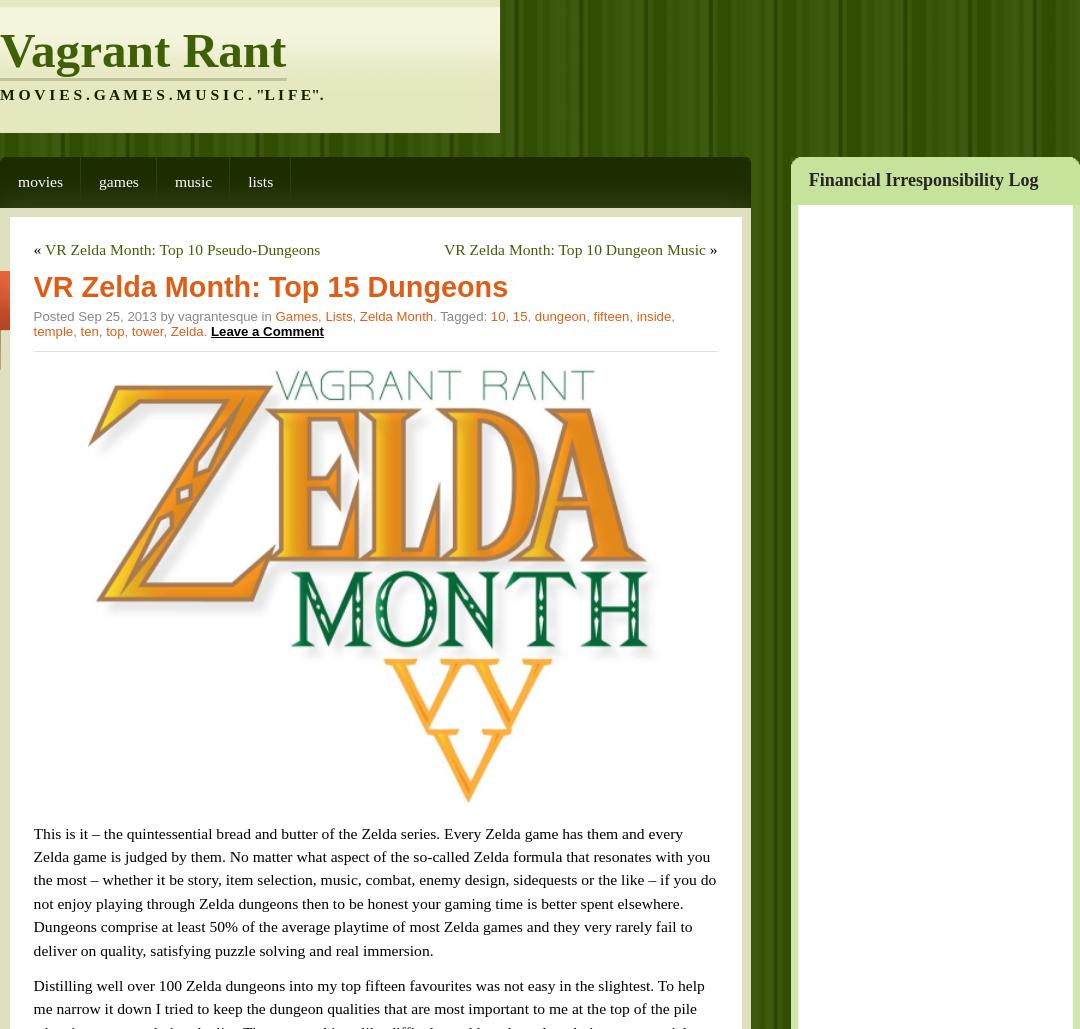  What do you see at coordinates (407, 262) in the screenshot?
I see `'10'` at bounding box center [407, 262].